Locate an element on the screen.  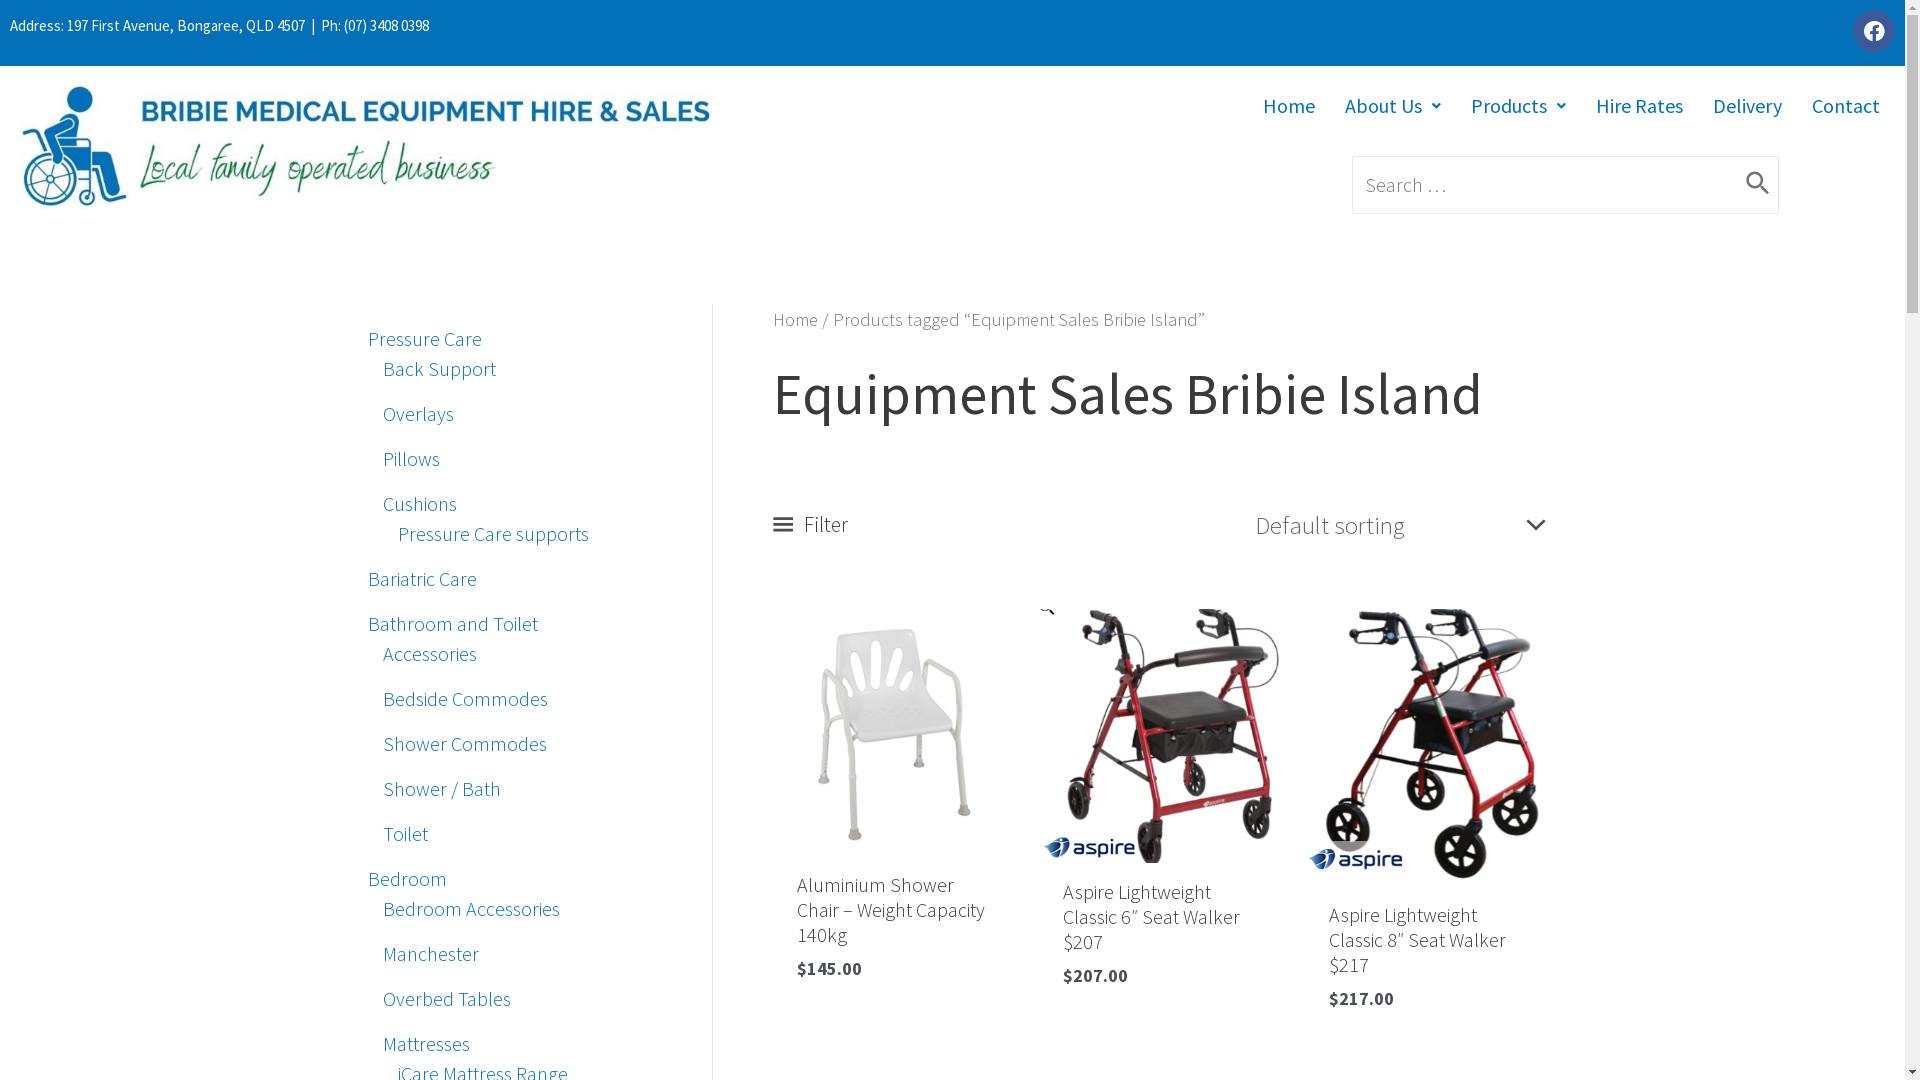
'Manchester' is located at coordinates (429, 952).